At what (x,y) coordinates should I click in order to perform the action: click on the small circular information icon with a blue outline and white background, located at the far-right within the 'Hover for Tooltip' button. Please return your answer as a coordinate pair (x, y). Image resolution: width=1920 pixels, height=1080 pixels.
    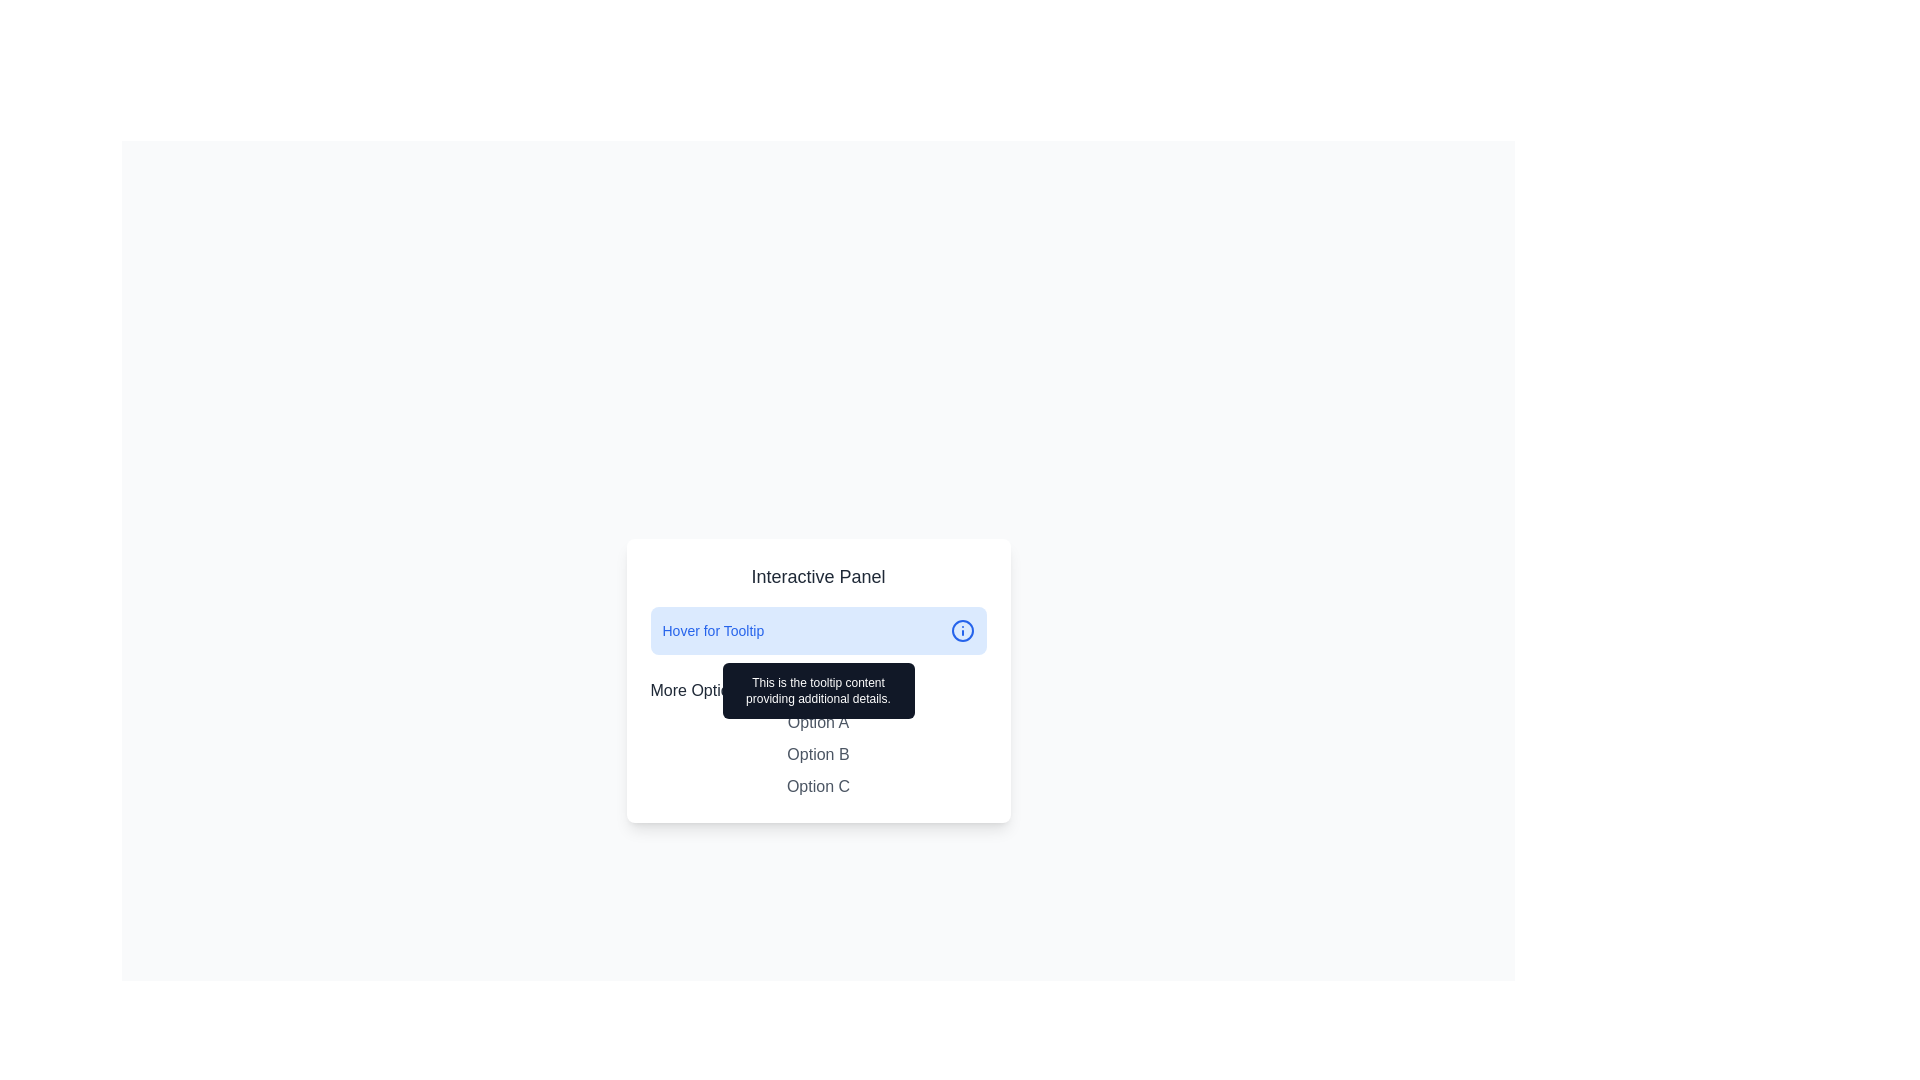
    Looking at the image, I should click on (962, 631).